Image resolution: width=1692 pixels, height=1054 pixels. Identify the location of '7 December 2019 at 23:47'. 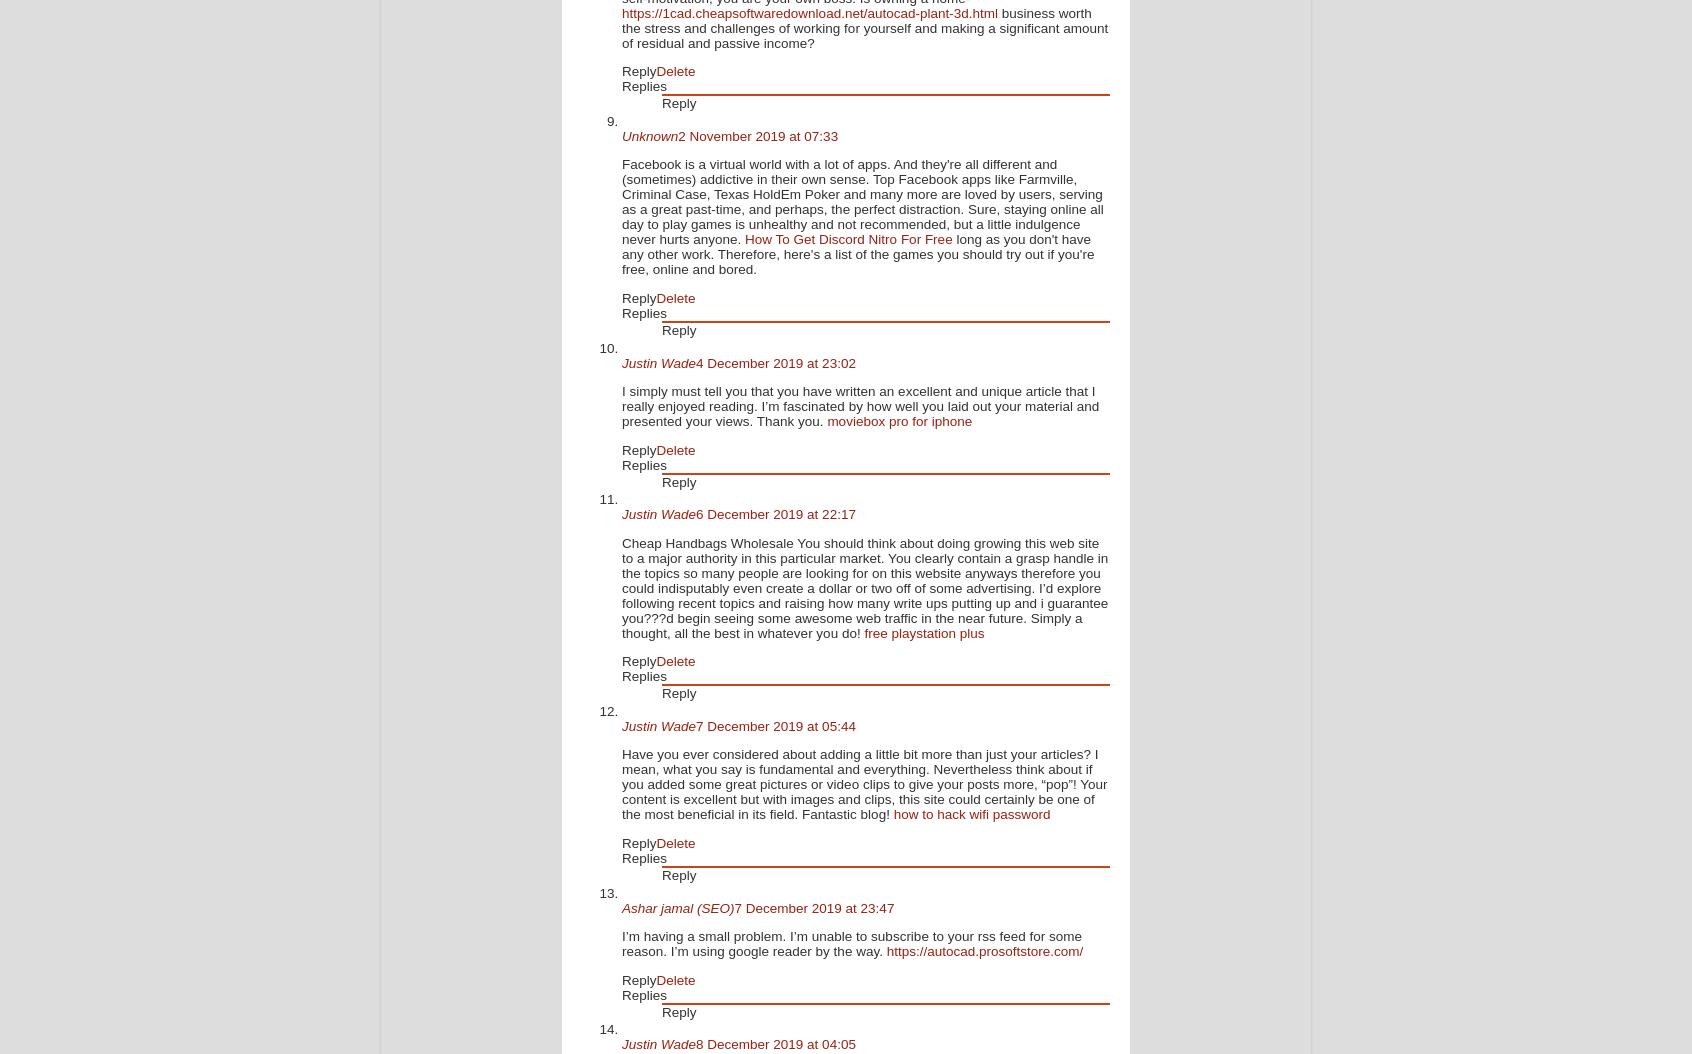
(732, 906).